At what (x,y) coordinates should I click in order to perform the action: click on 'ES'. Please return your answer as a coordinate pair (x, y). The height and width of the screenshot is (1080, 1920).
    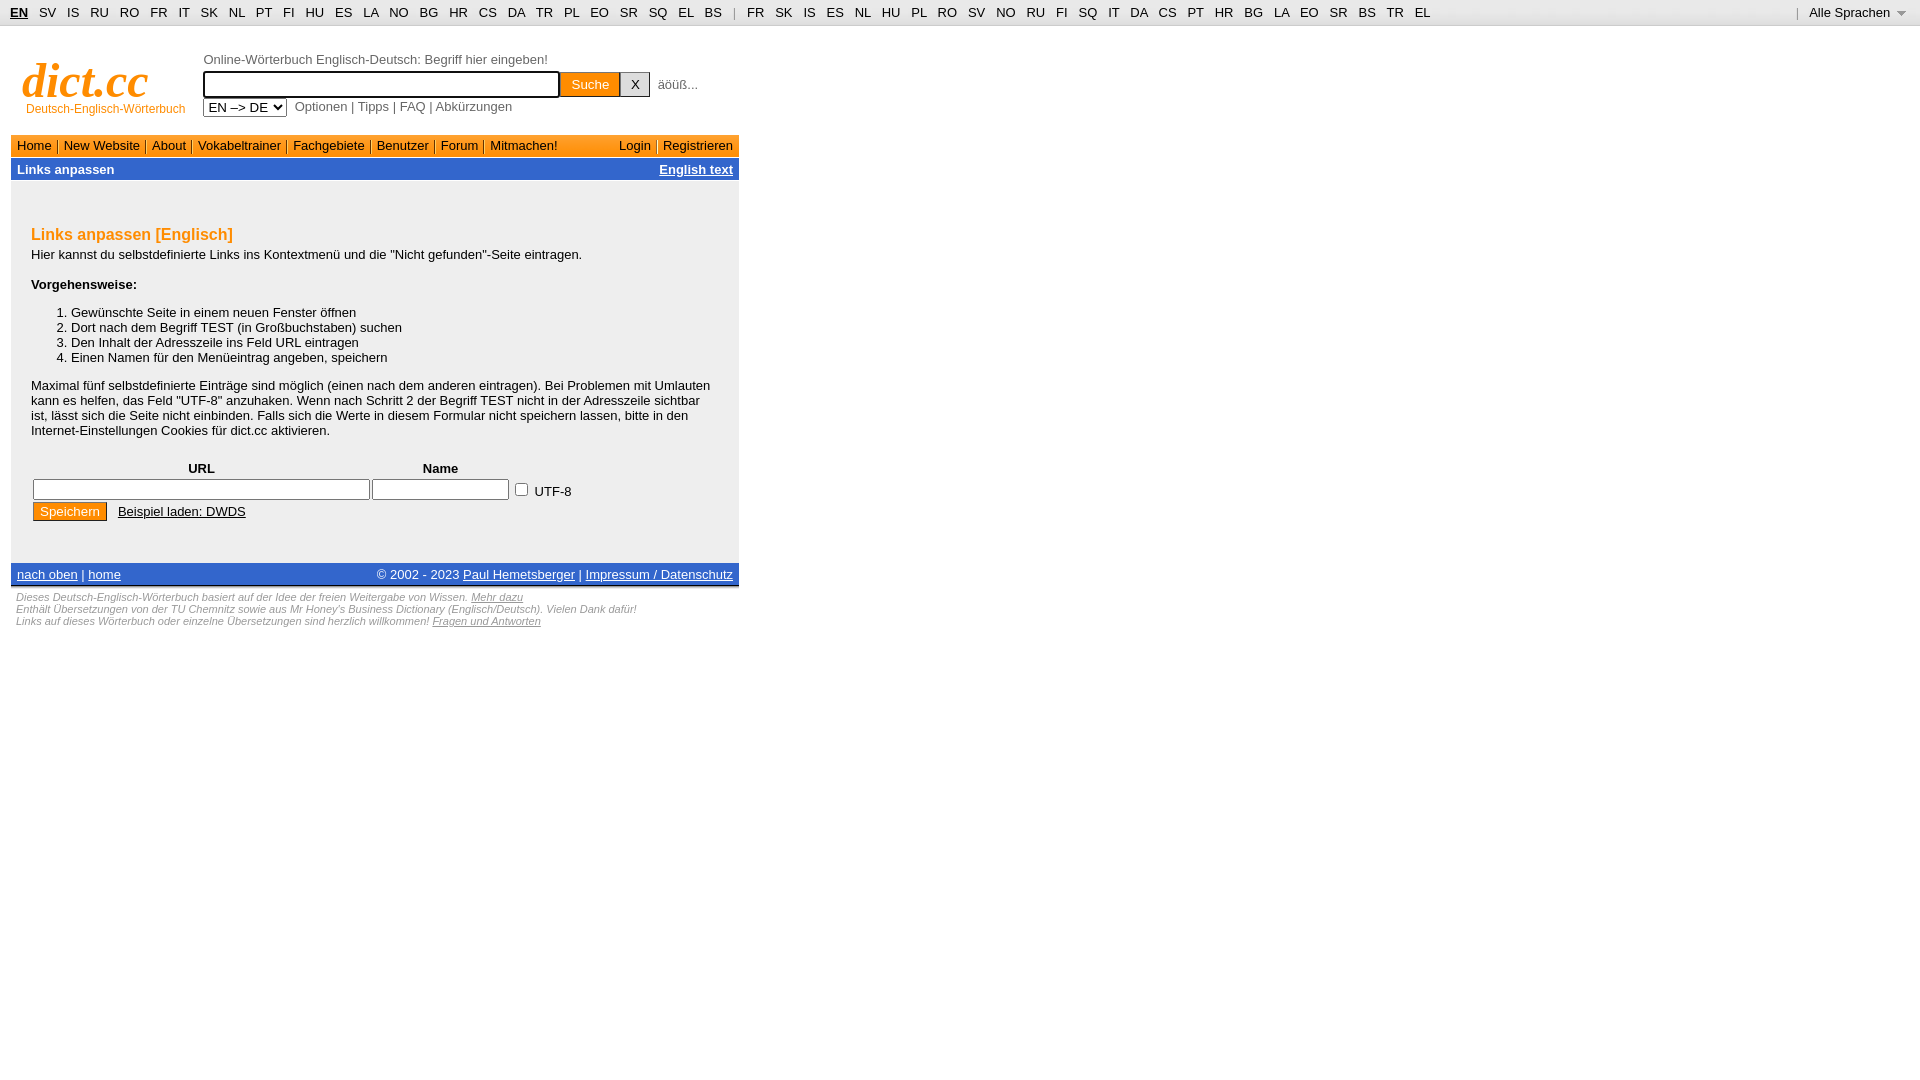
    Looking at the image, I should click on (343, 12).